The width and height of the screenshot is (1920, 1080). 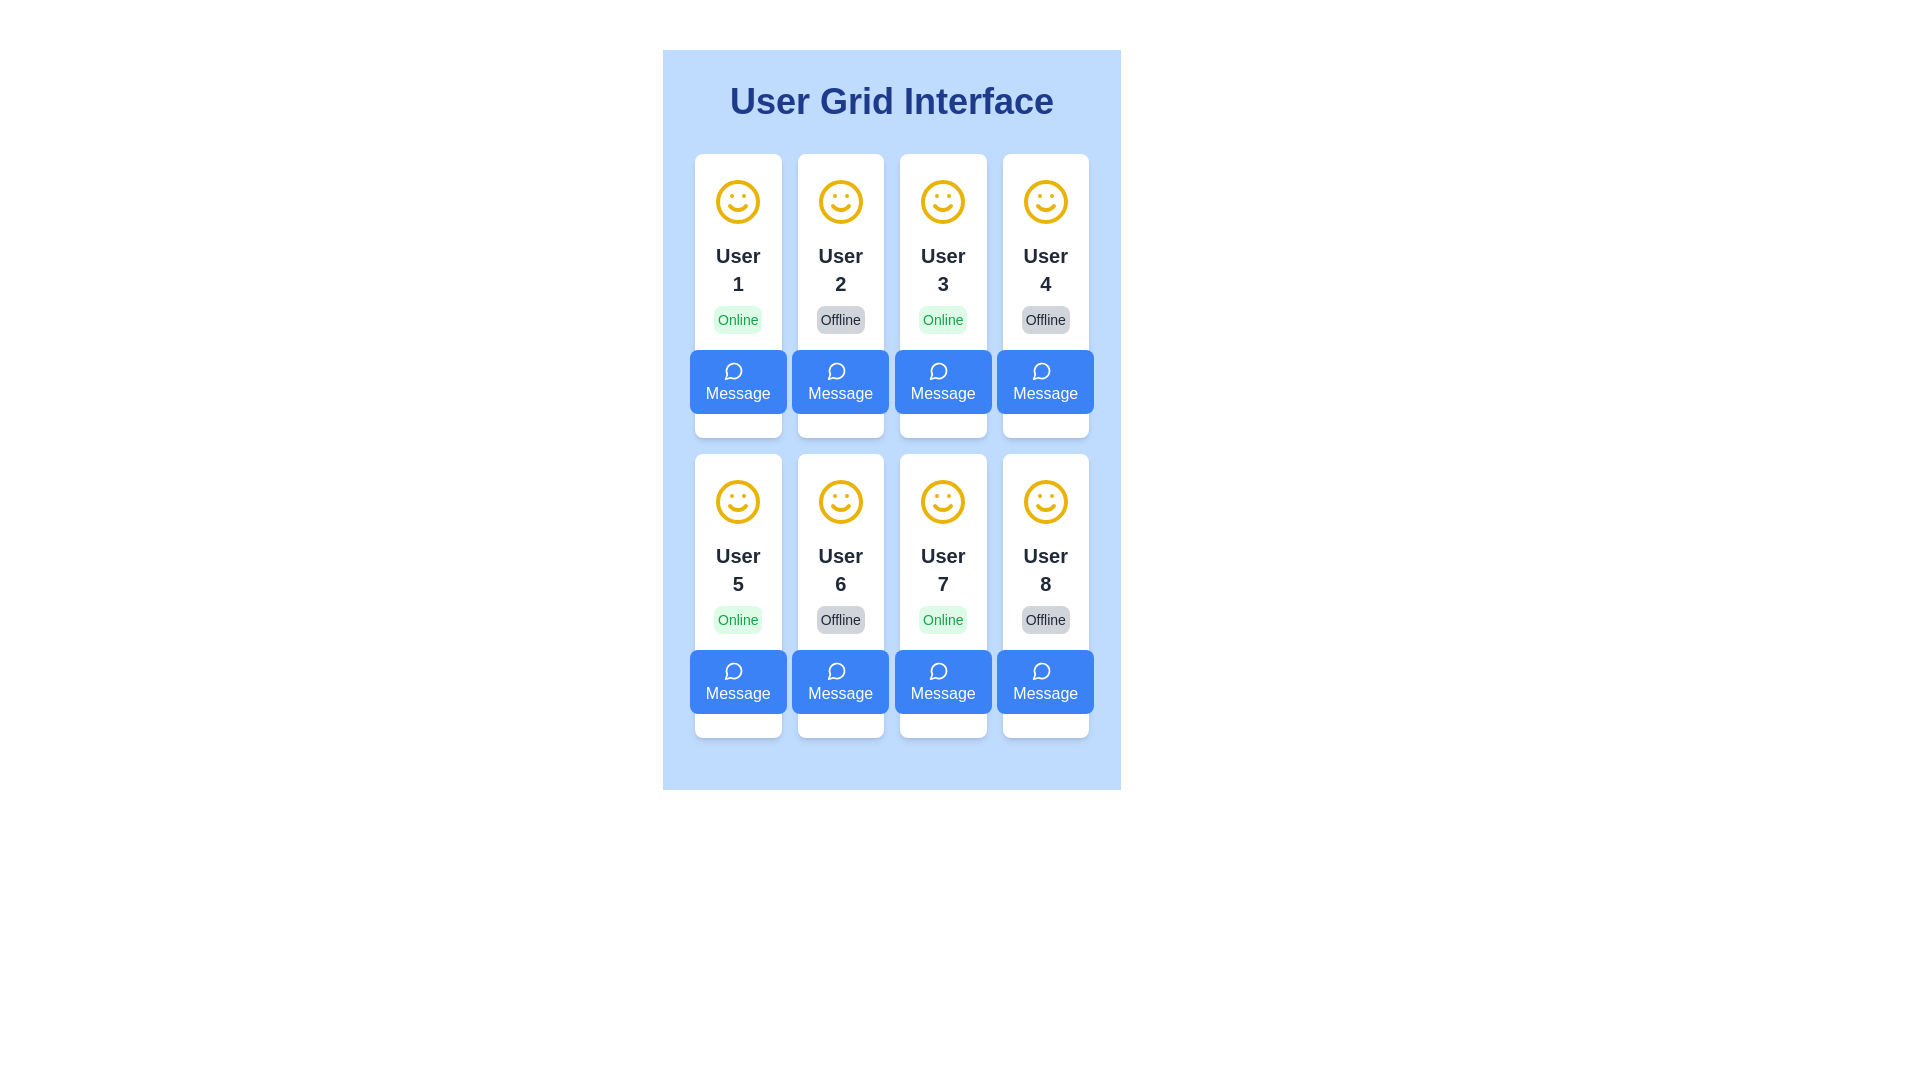 I want to click on the icon within the 'Message' button associated with 'User 8', located in the fourth column of the second row of user sections, so click(x=1040, y=671).